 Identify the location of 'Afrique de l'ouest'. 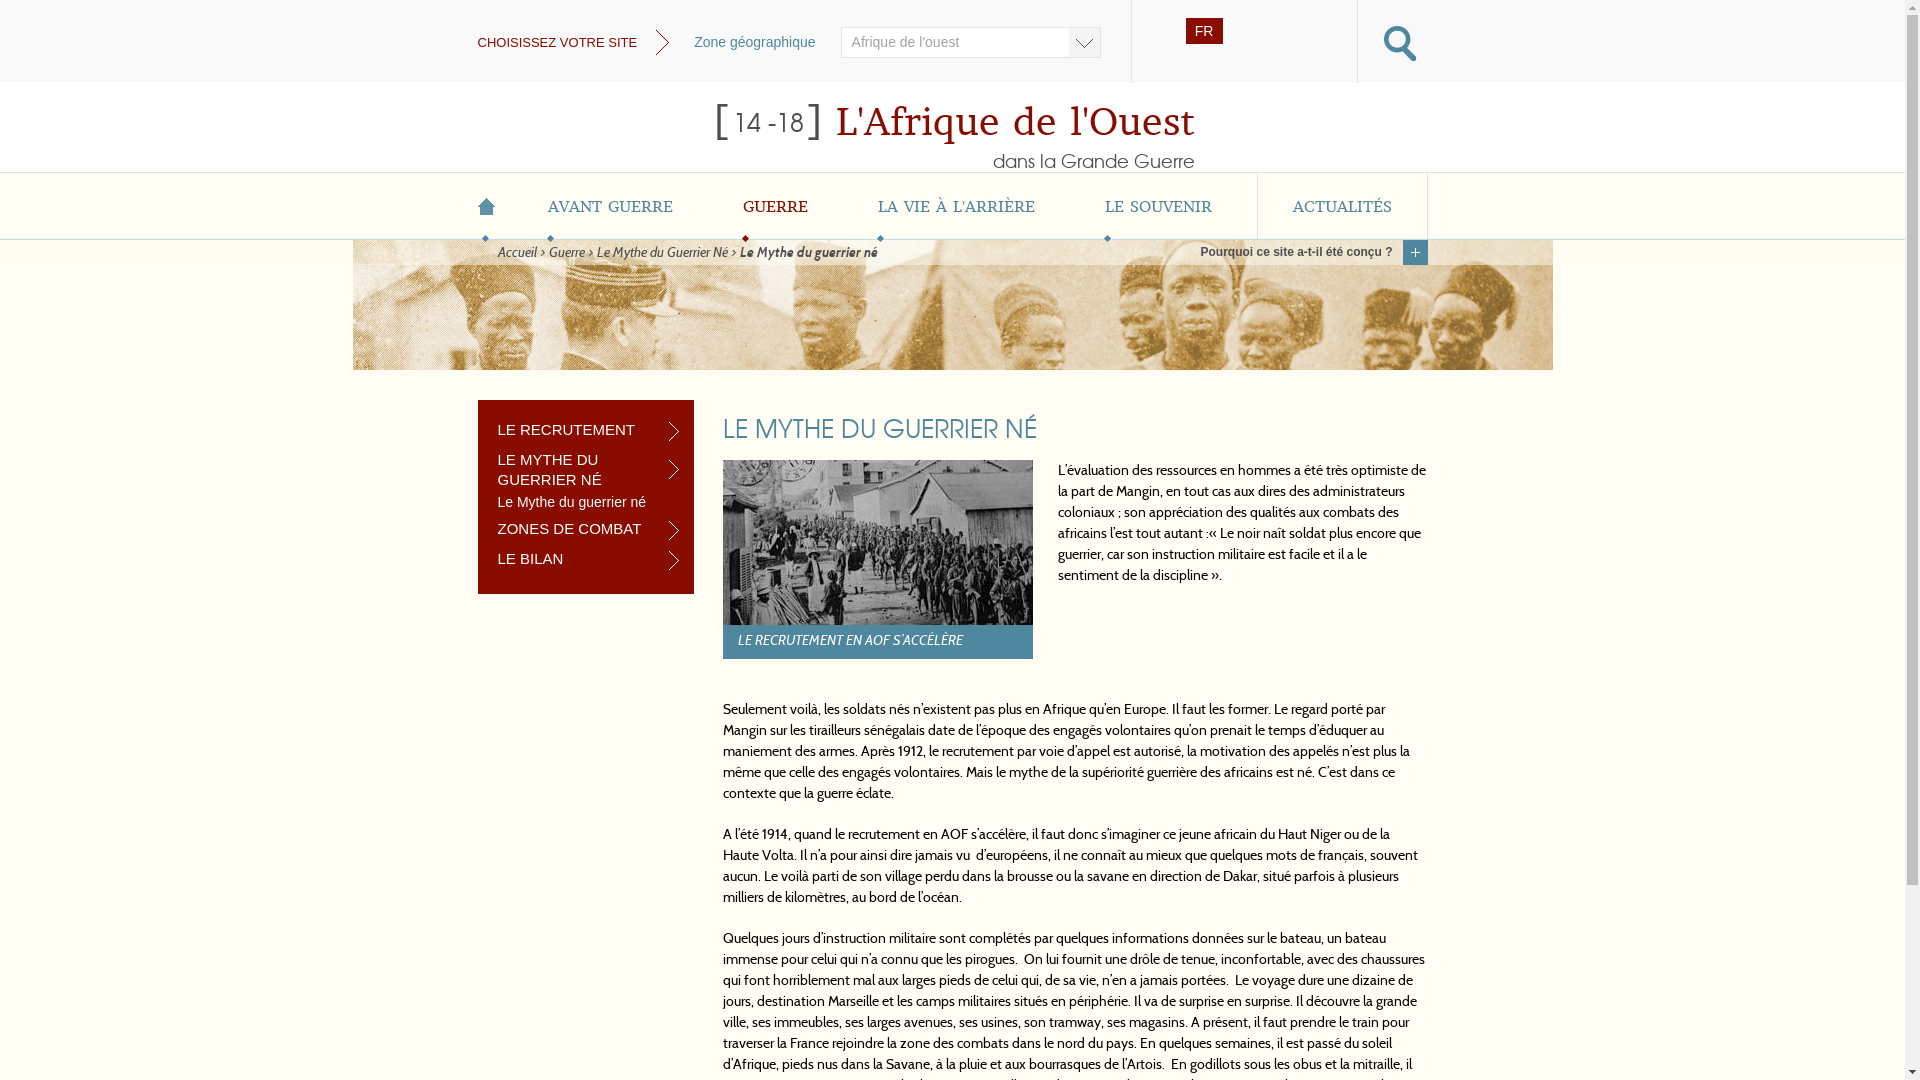
(970, 42).